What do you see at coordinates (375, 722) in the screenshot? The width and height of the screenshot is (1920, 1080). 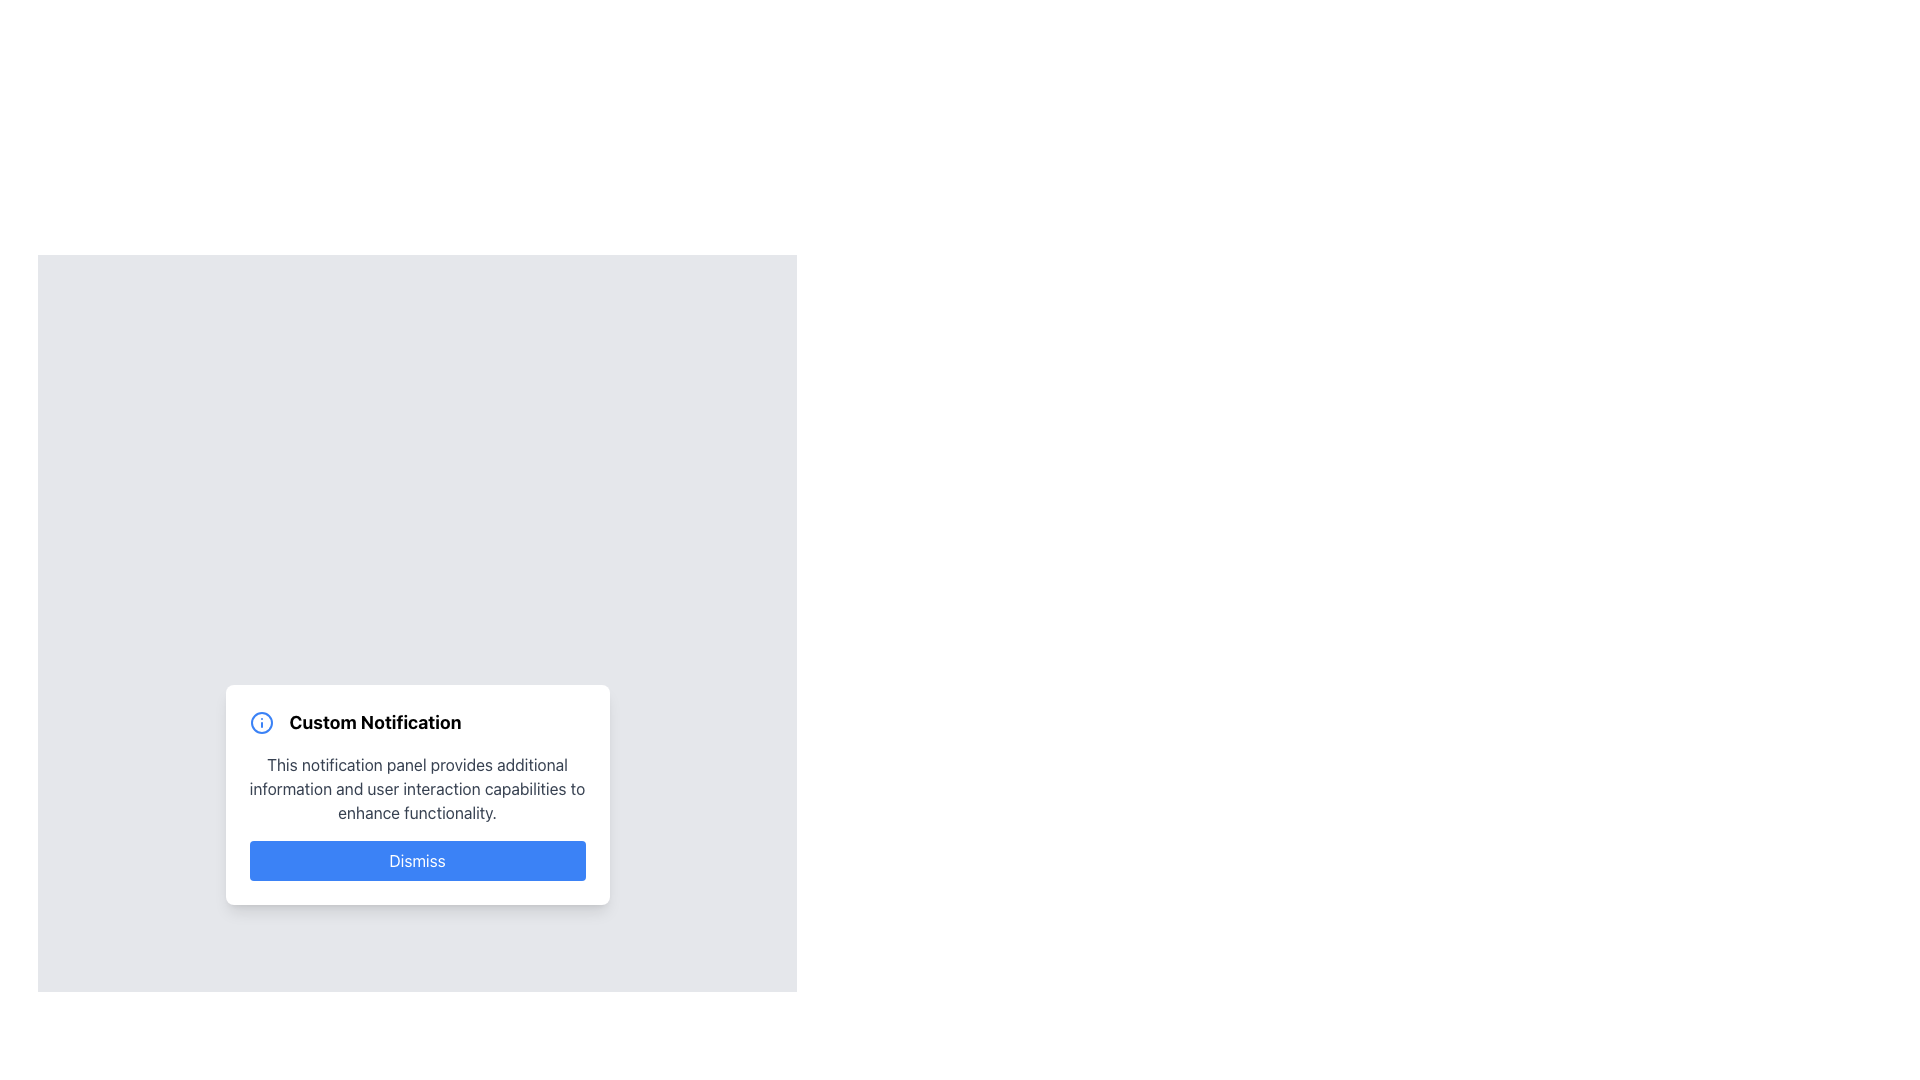 I see `the bold text element that says 'Custom Notification', which is styled in black and positioned within a notification panel at the lower part of the interface` at bounding box center [375, 722].